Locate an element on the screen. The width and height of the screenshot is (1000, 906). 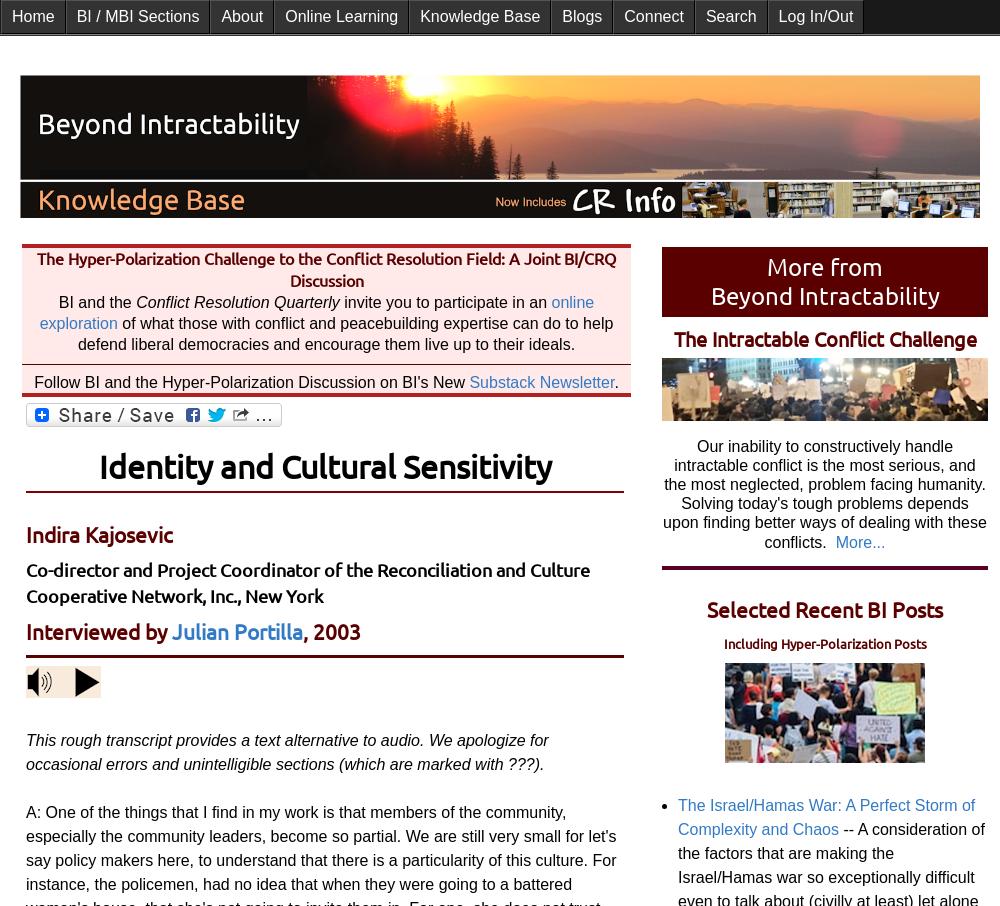
'--' is located at coordinates (849, 827).